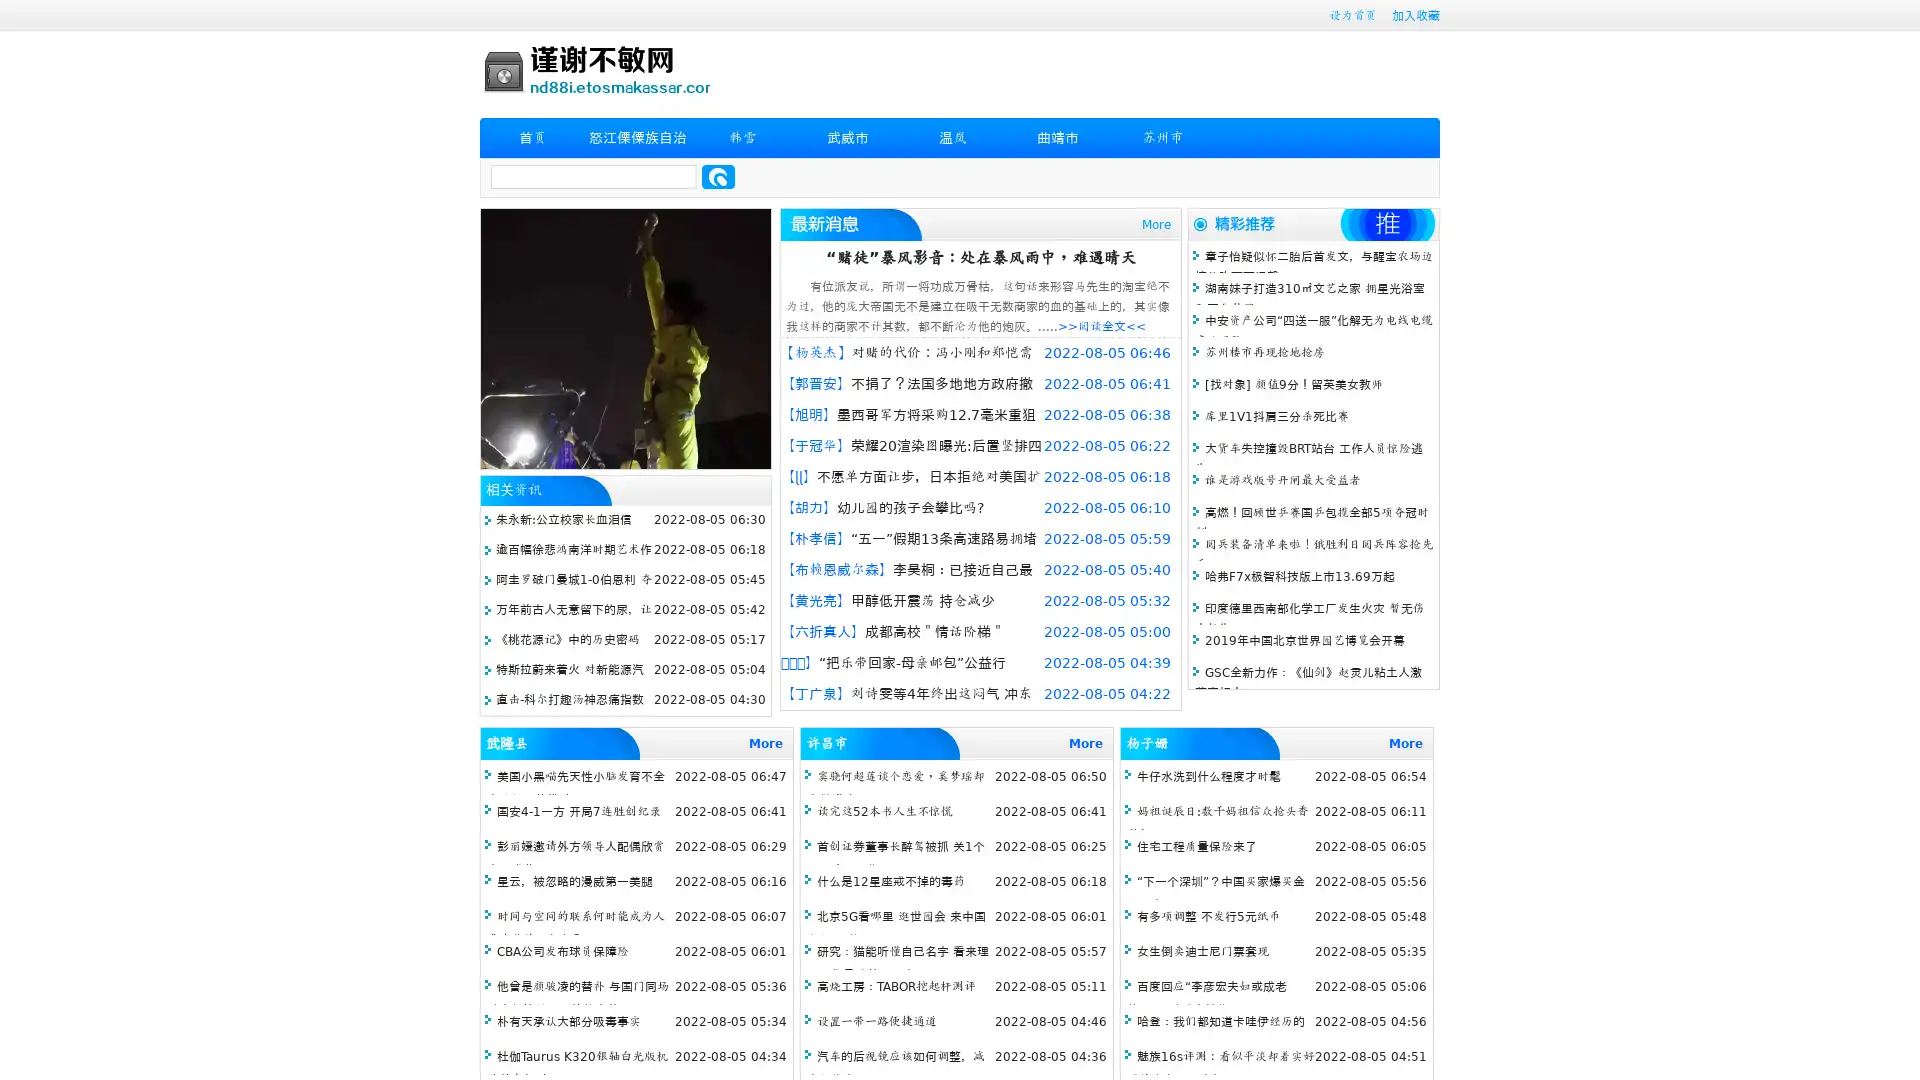 The image size is (1920, 1080). I want to click on Search, so click(718, 176).